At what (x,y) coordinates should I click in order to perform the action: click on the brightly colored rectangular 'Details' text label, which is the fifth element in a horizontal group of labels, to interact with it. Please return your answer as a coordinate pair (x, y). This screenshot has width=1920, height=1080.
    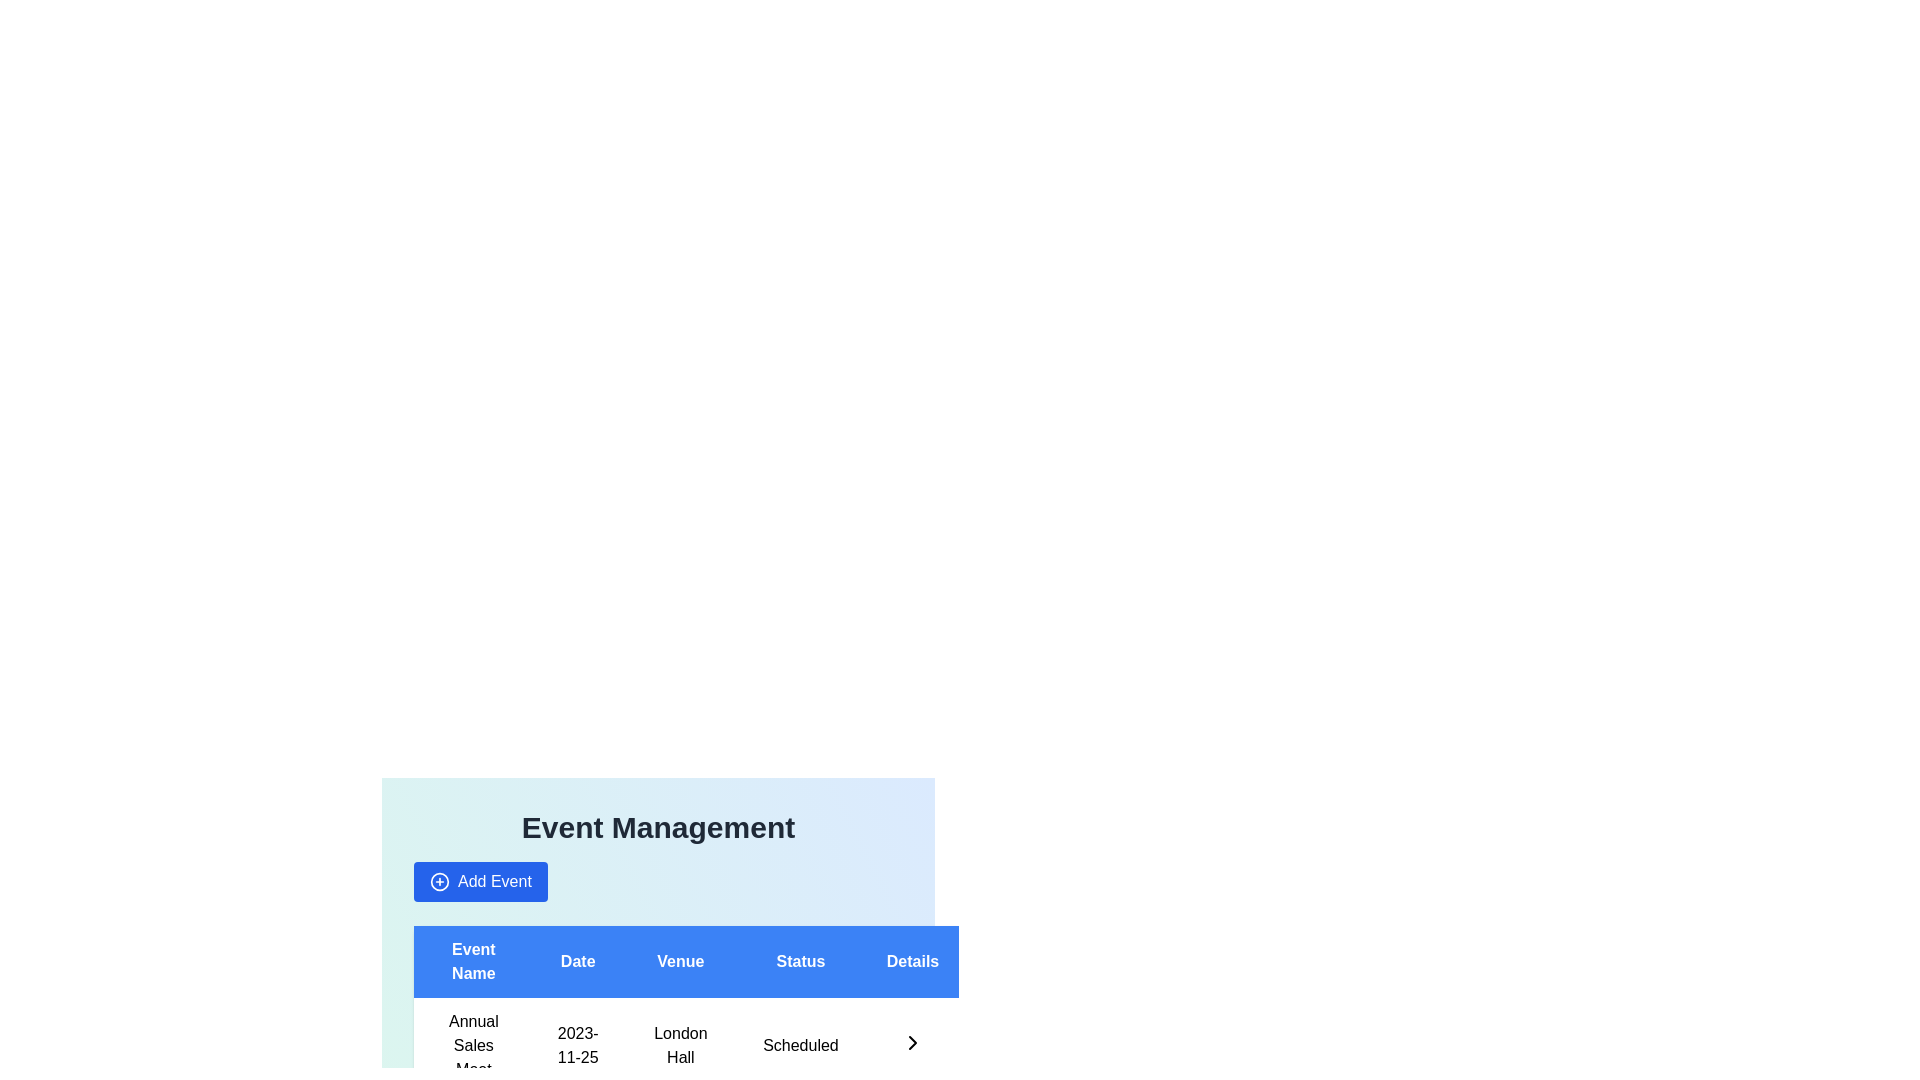
    Looking at the image, I should click on (911, 960).